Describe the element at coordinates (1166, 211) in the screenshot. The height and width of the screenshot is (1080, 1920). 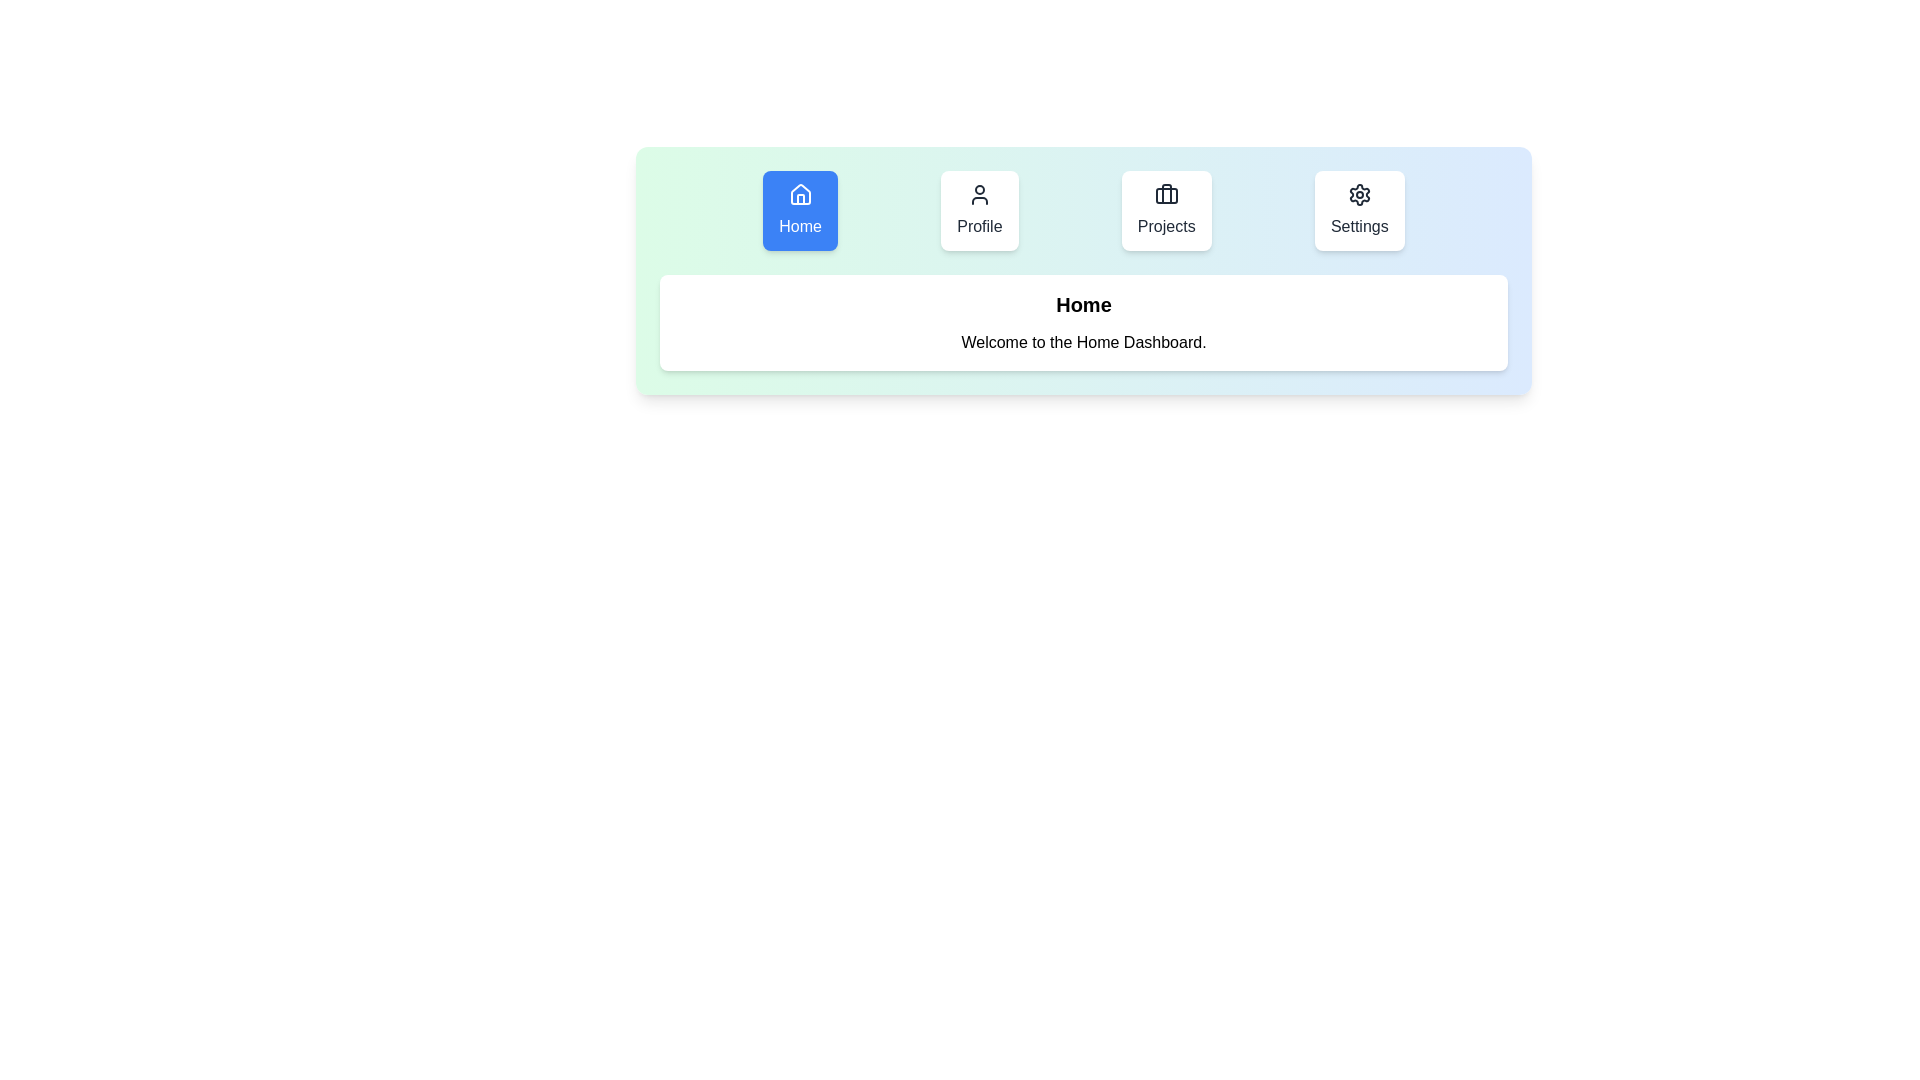
I see `the Projects tab by clicking on it` at that location.